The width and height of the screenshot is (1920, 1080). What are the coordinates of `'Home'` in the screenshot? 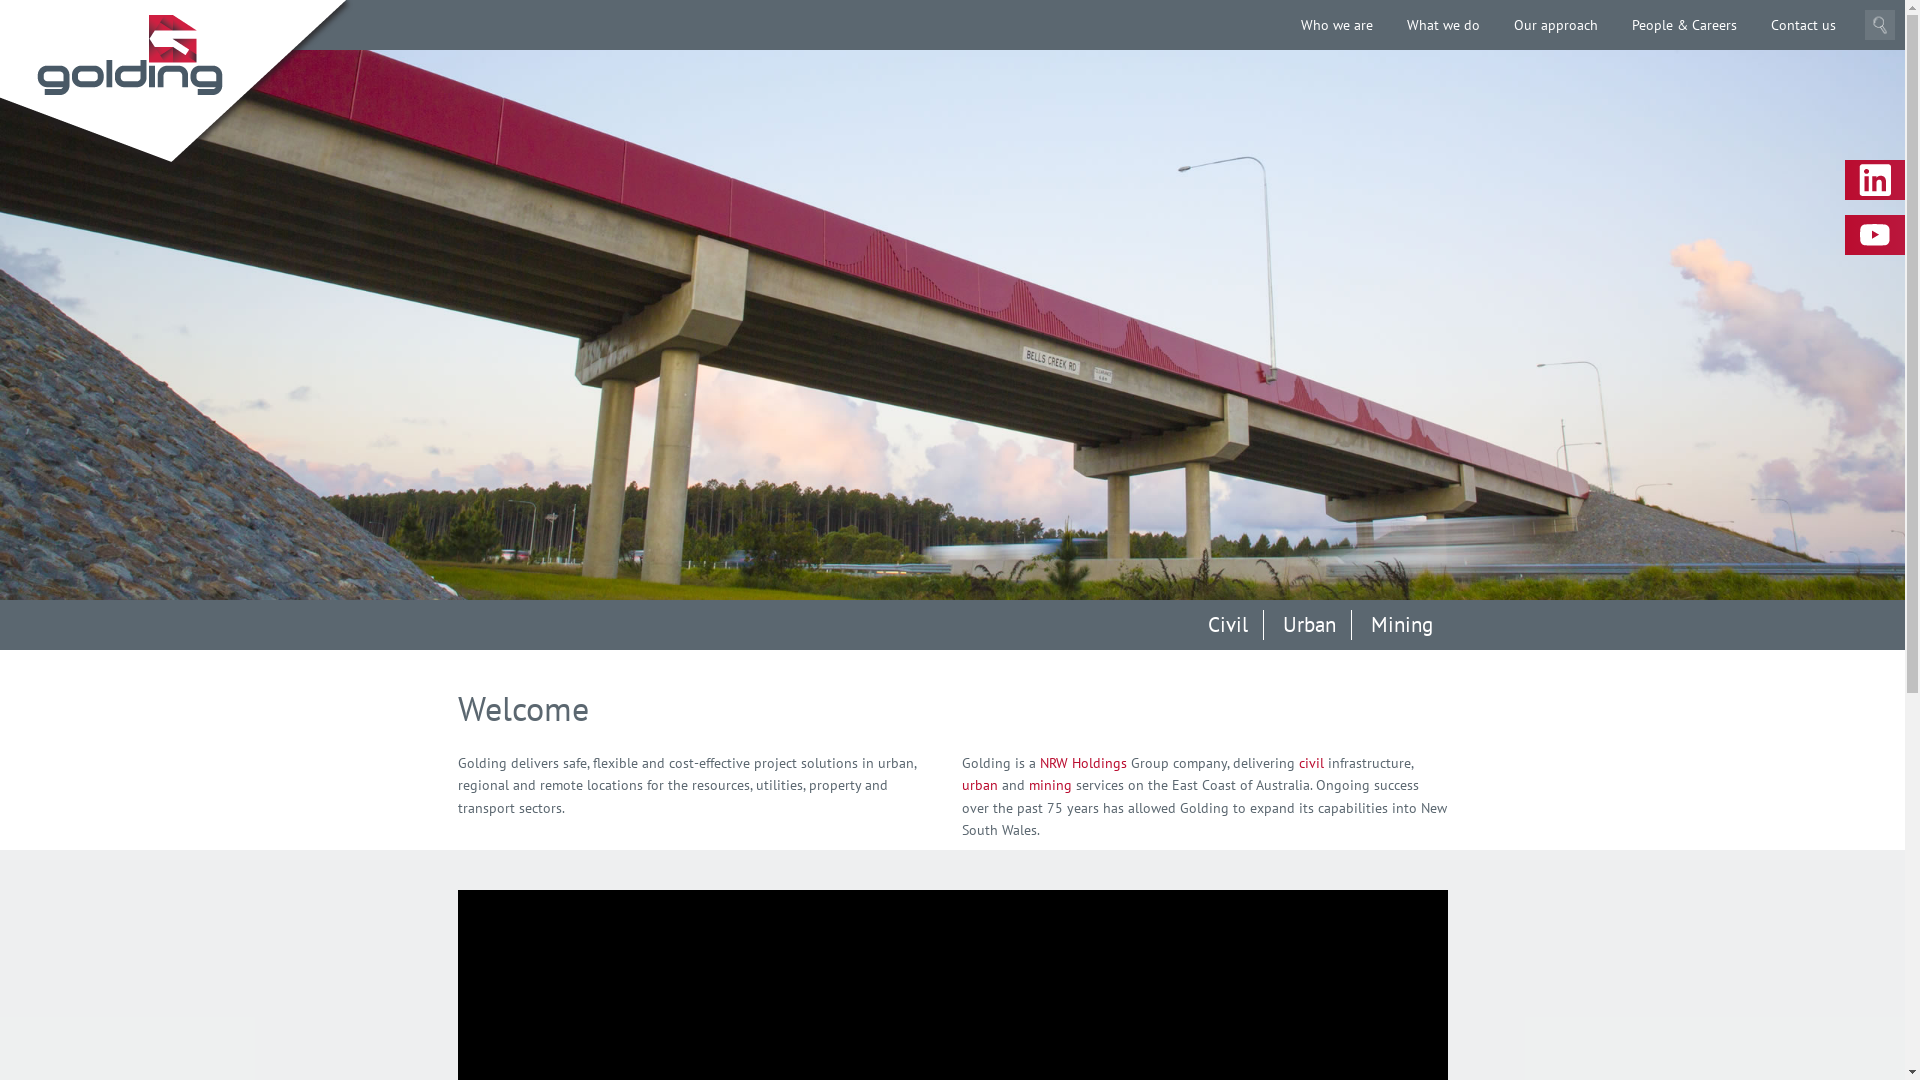 It's located at (128, 53).